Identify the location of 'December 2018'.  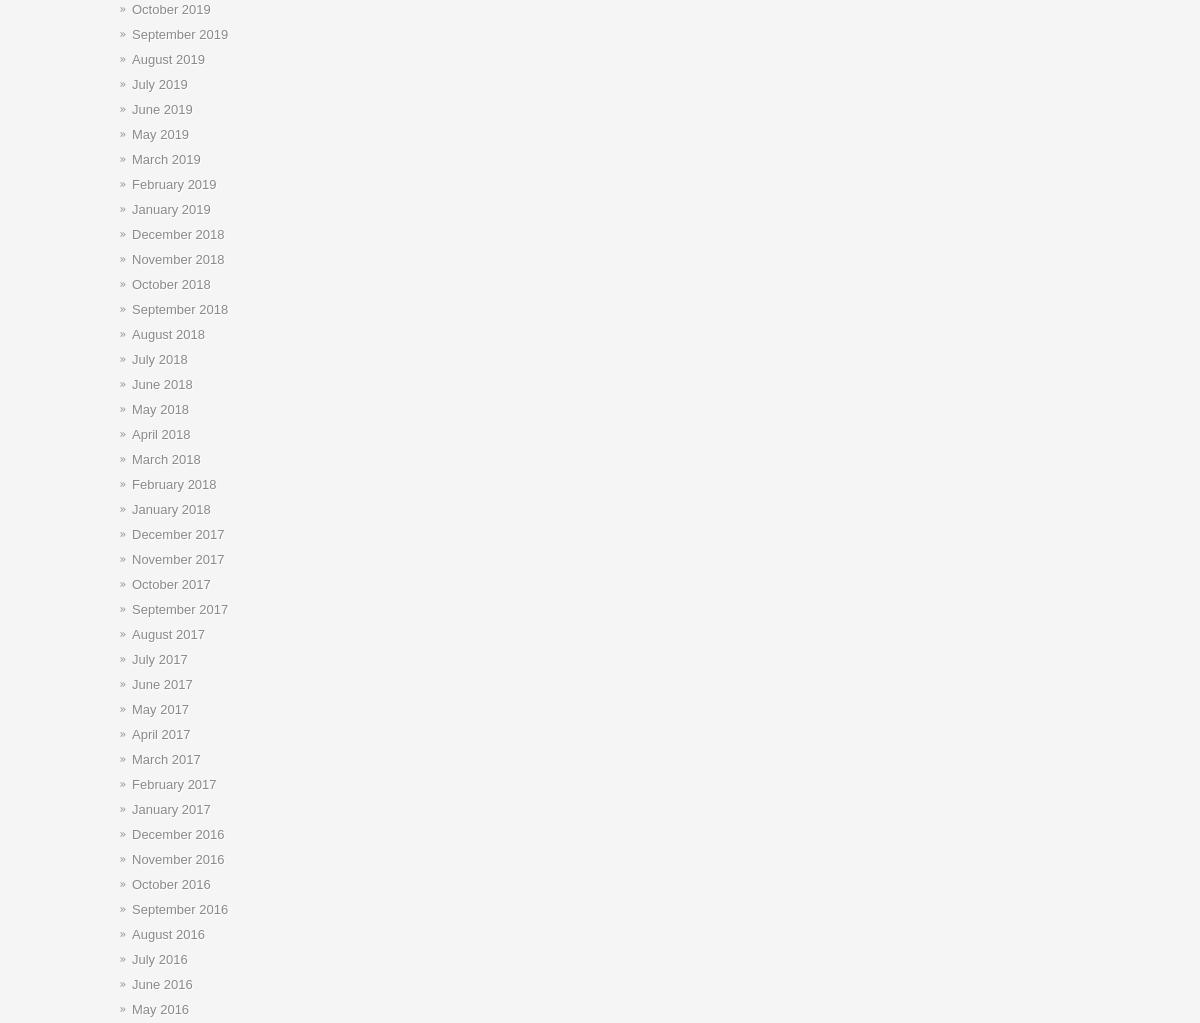
(132, 233).